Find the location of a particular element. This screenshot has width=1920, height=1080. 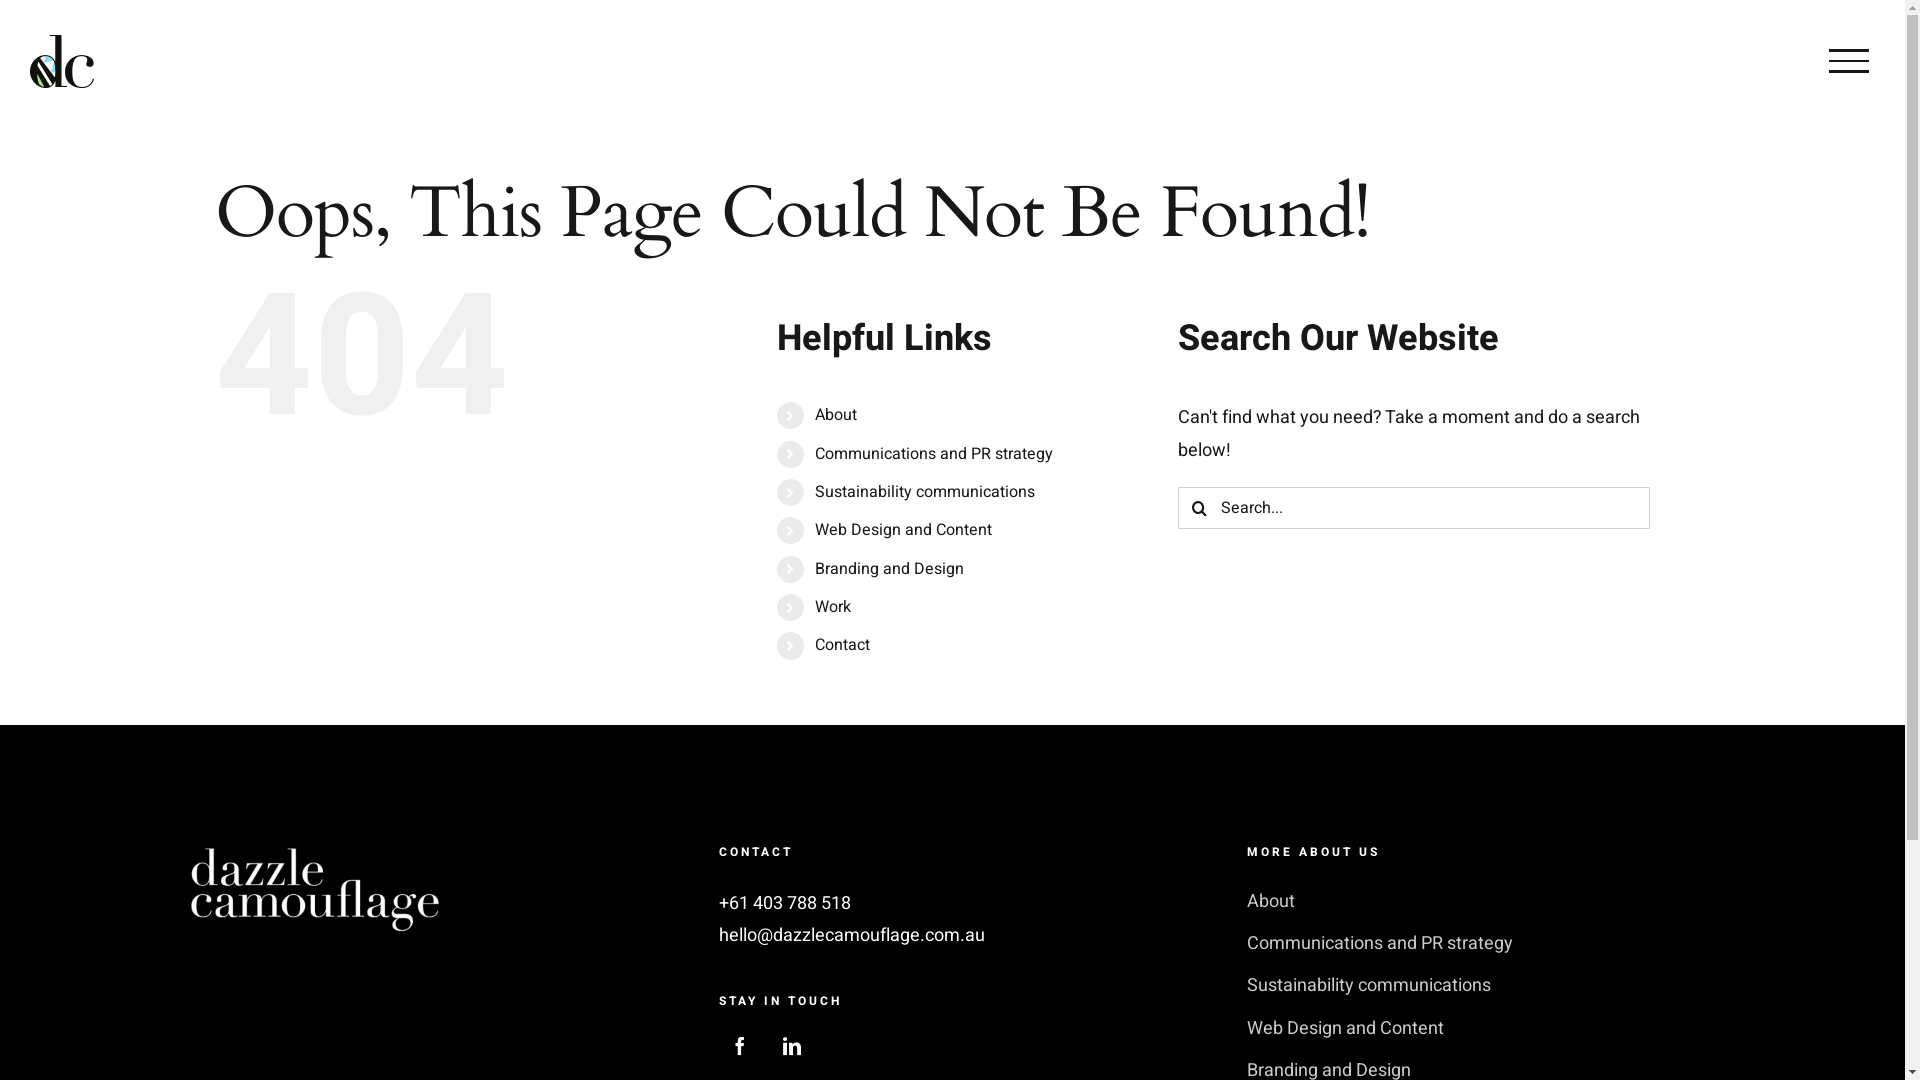

'LinkedIn' is located at coordinates (791, 1044).